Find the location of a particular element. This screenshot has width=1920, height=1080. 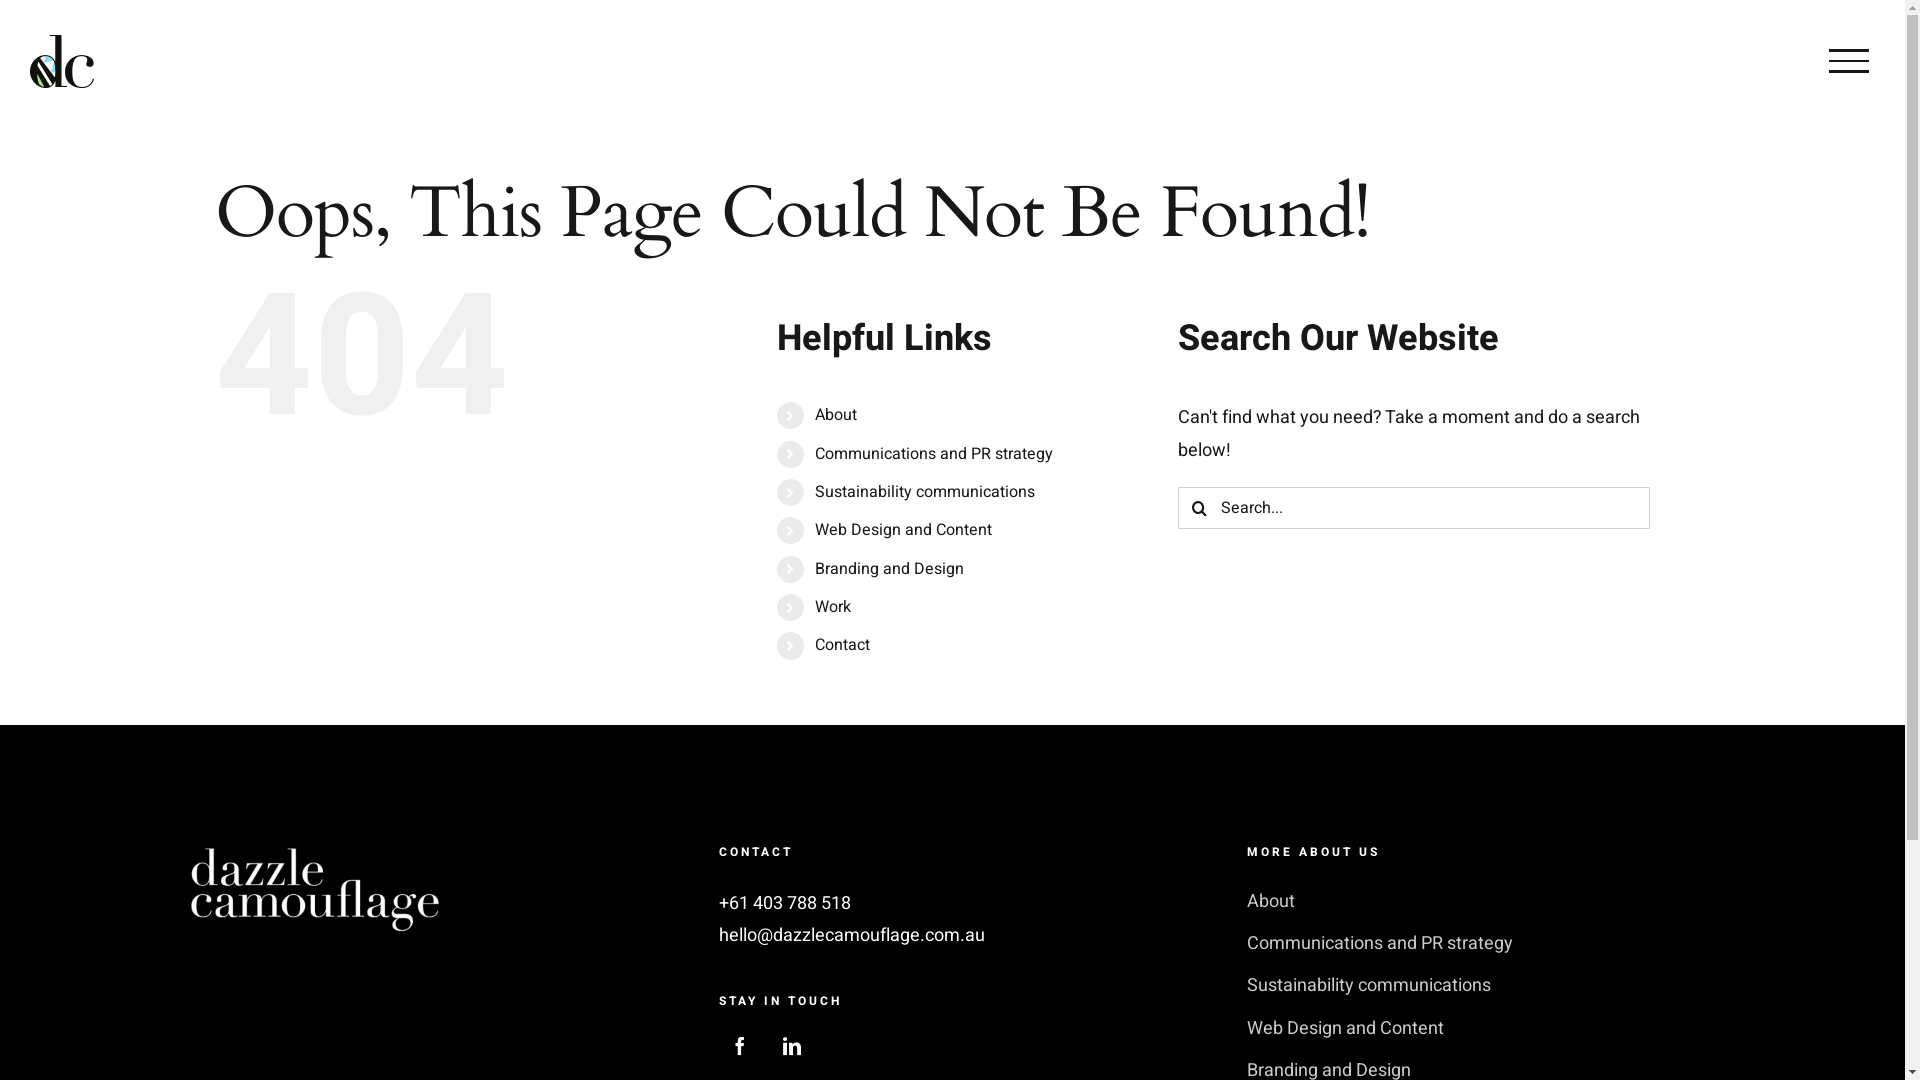

'LinkedIn' is located at coordinates (791, 1044).